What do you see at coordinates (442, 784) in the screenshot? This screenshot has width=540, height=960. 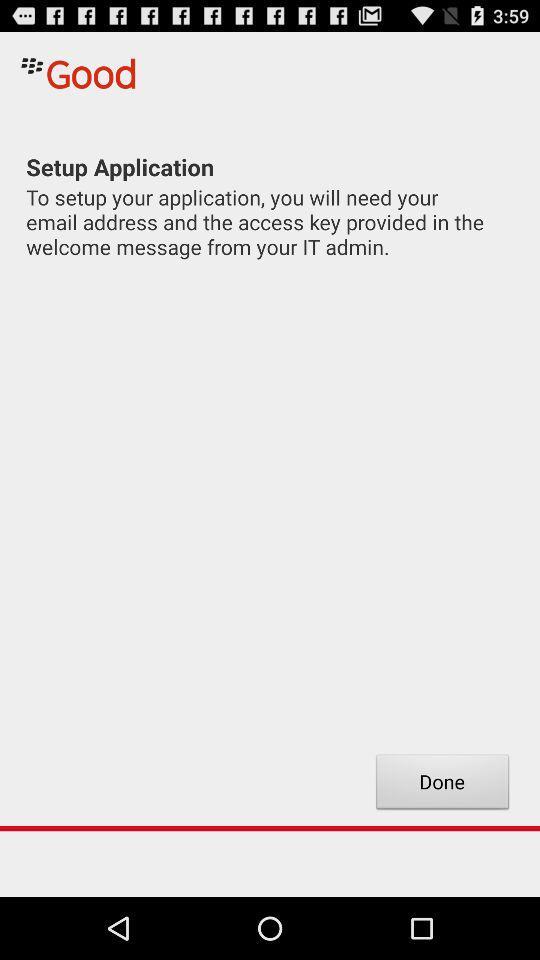 I see `the item below to setup your icon` at bounding box center [442, 784].